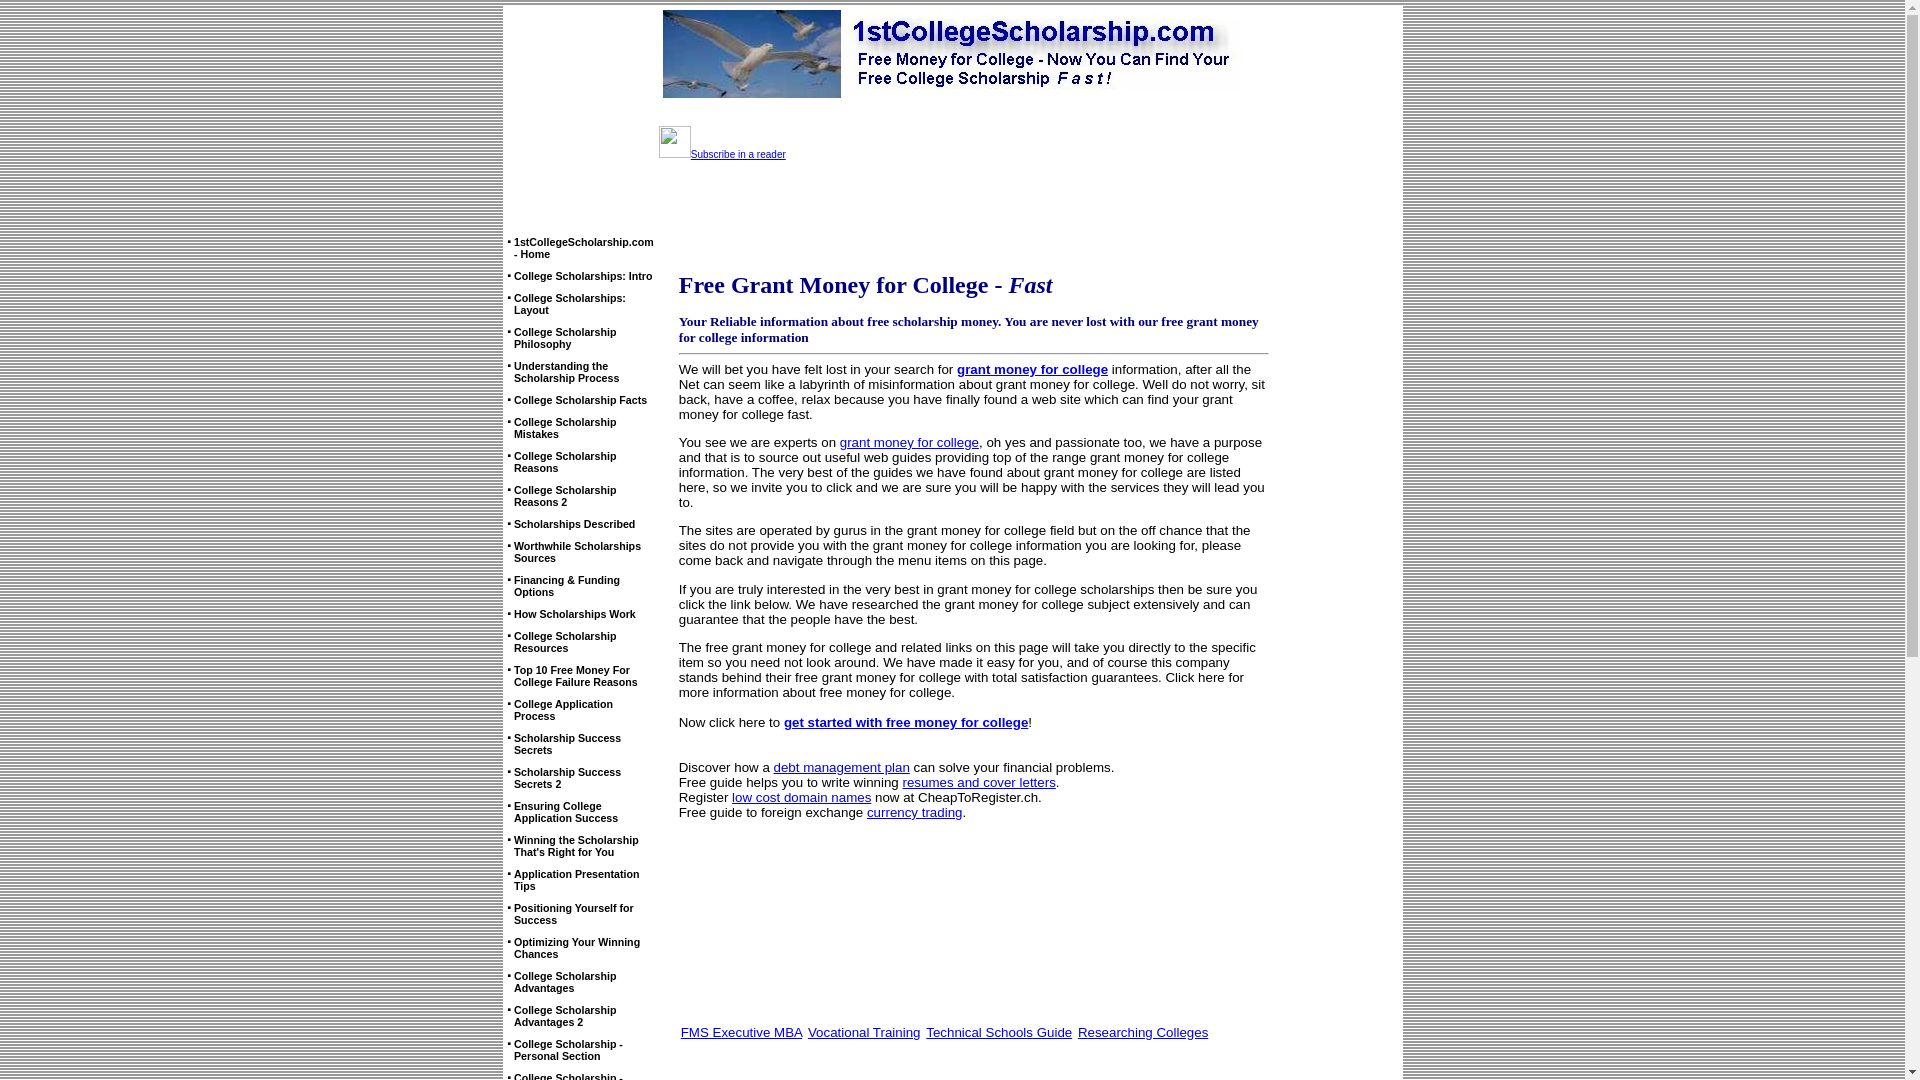 The image size is (1920, 1080). What do you see at coordinates (565, 371) in the screenshot?
I see `'Understanding the Scholarship Process'` at bounding box center [565, 371].